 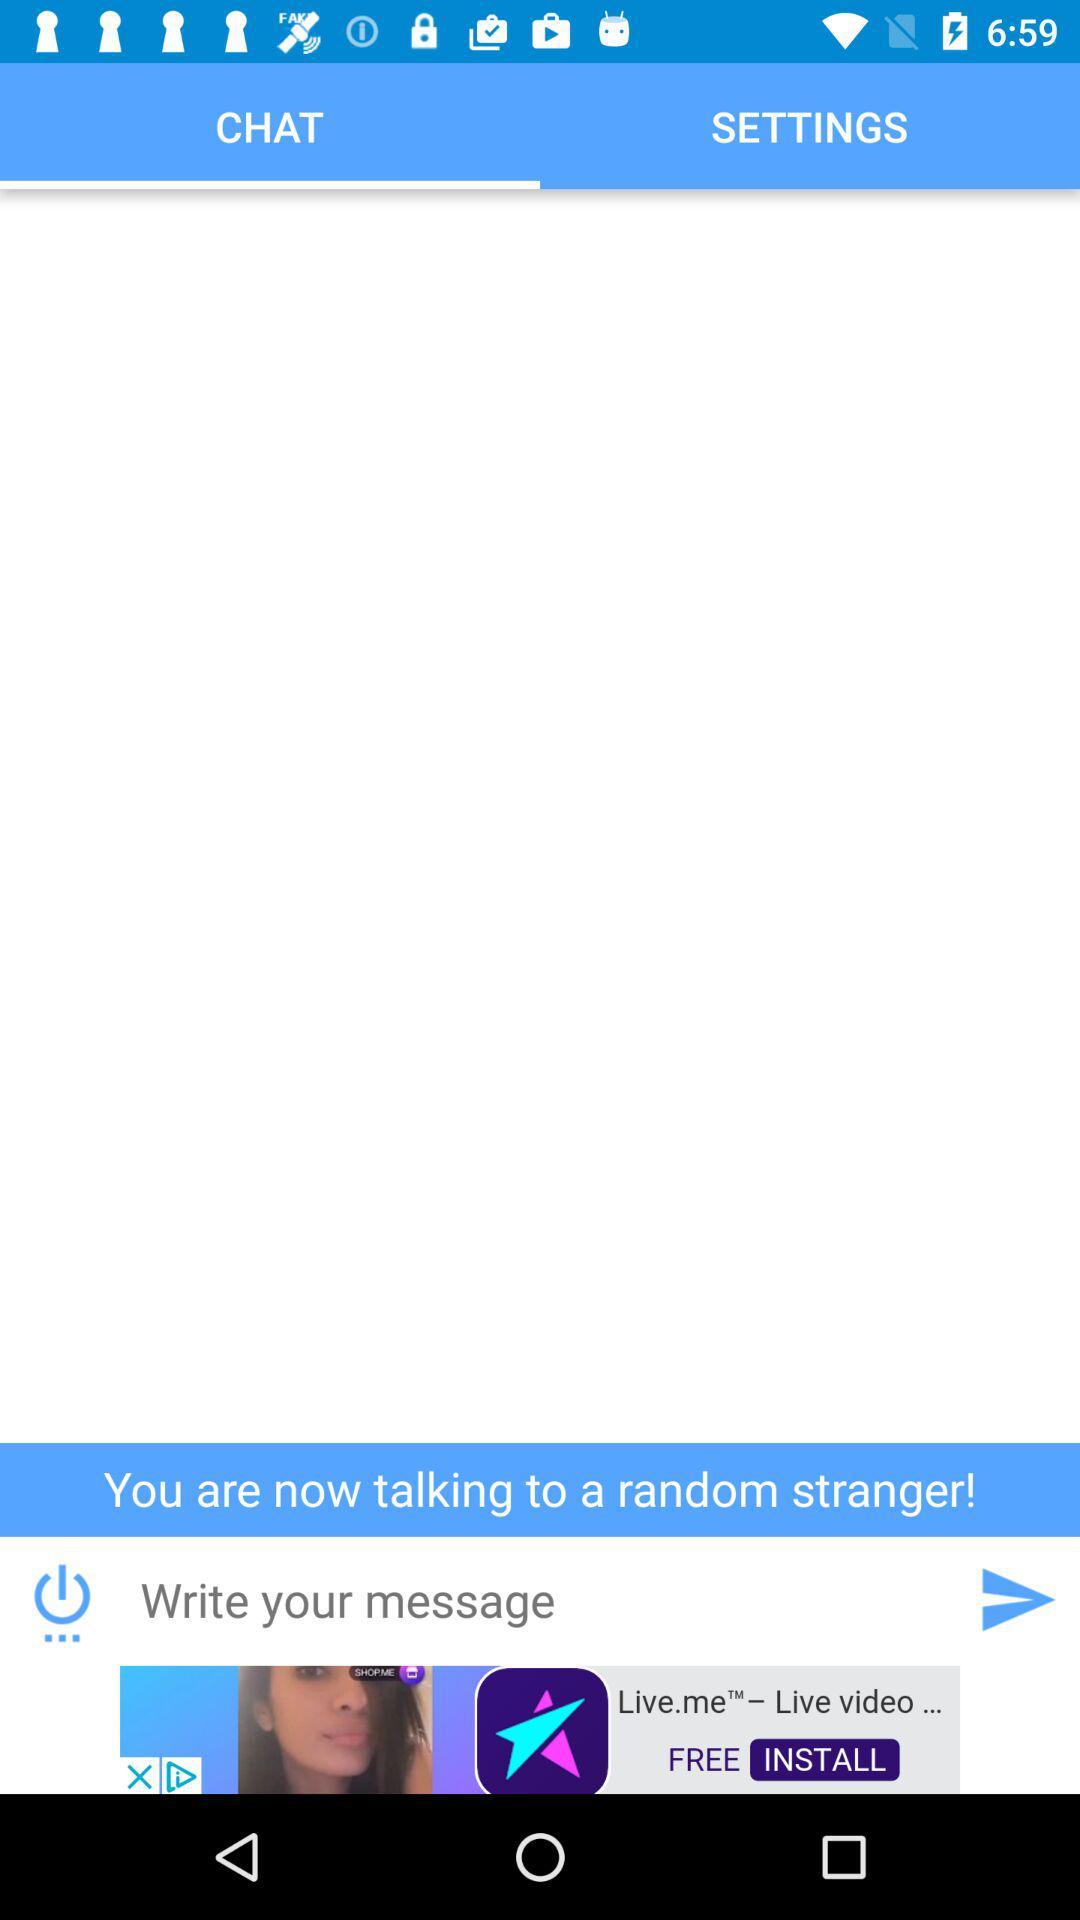 I want to click on send message, so click(x=1017, y=1598).